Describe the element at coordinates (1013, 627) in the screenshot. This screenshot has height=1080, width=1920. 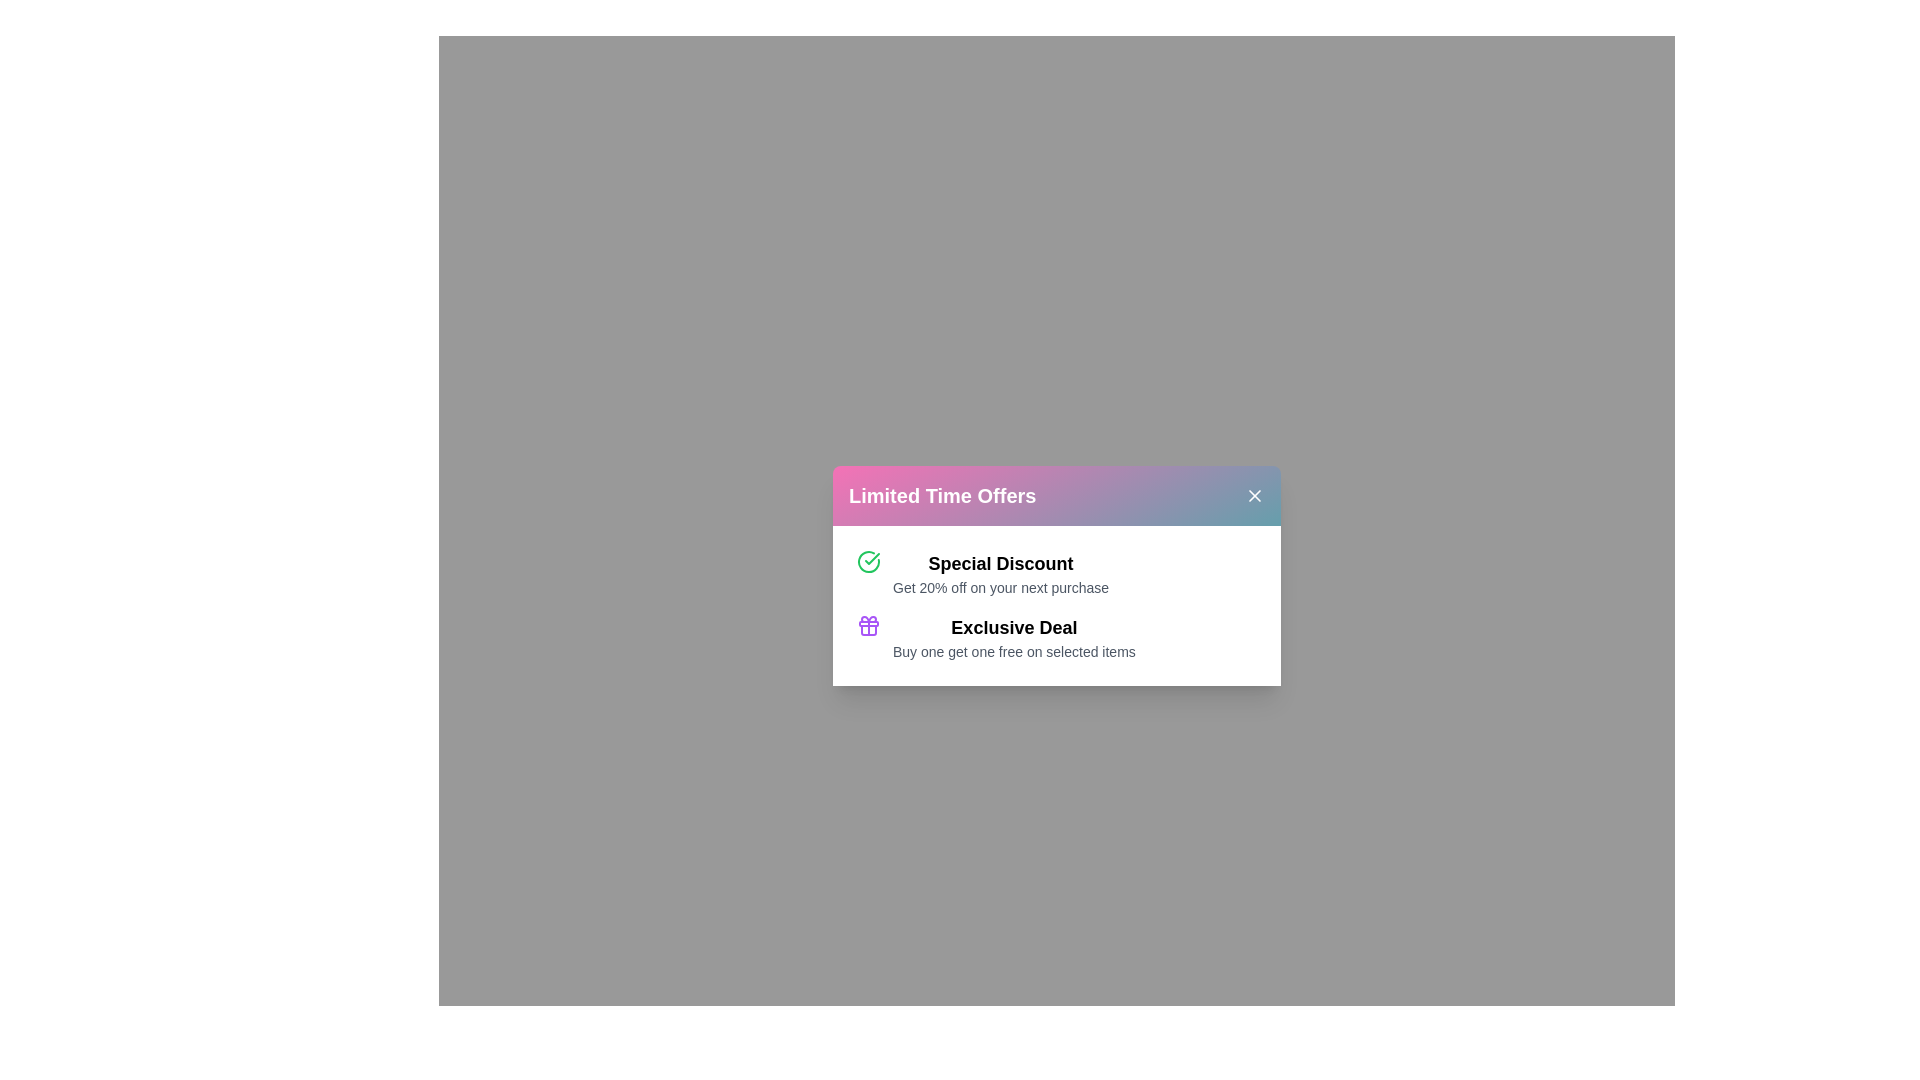
I see `the offer Exclusive Deal from the promotional dialog` at that location.